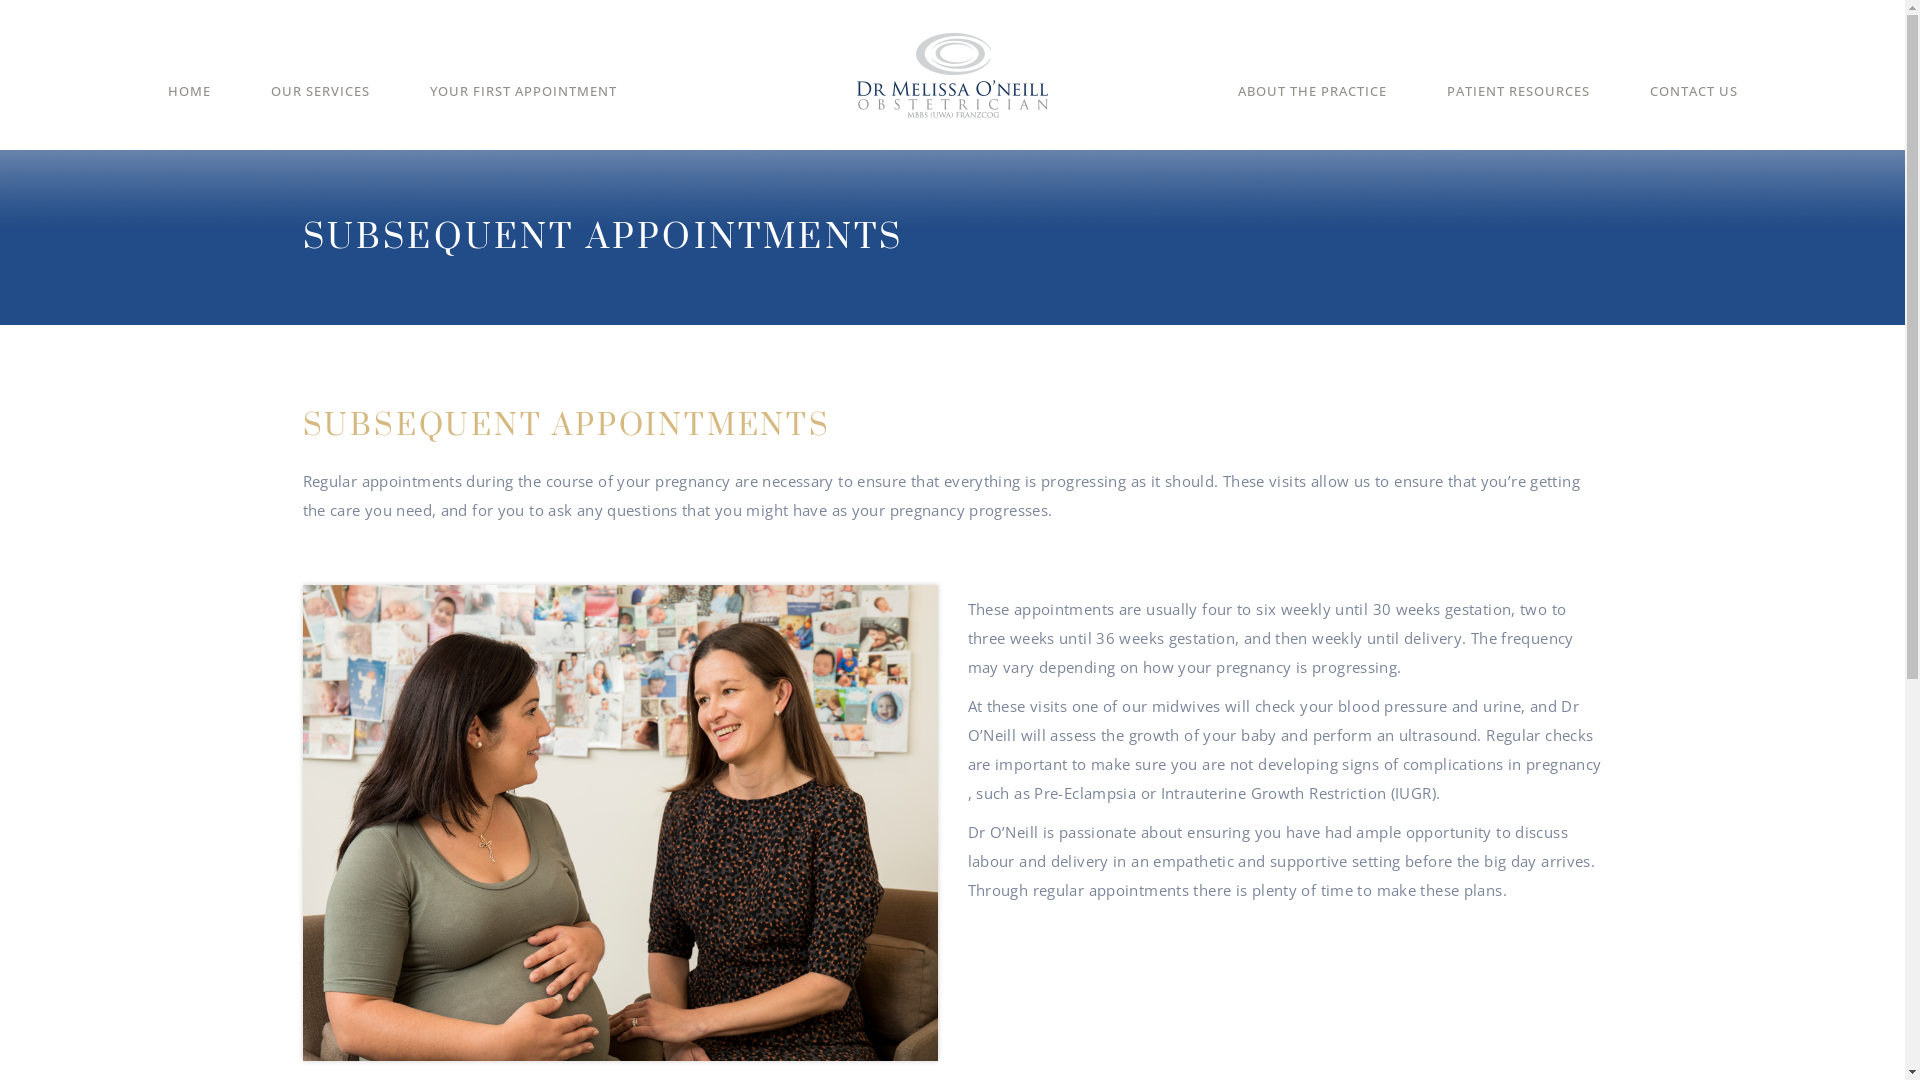 Image resolution: width=1920 pixels, height=1080 pixels. I want to click on 'YOUR FIRST APPOINTMENT', so click(429, 105).